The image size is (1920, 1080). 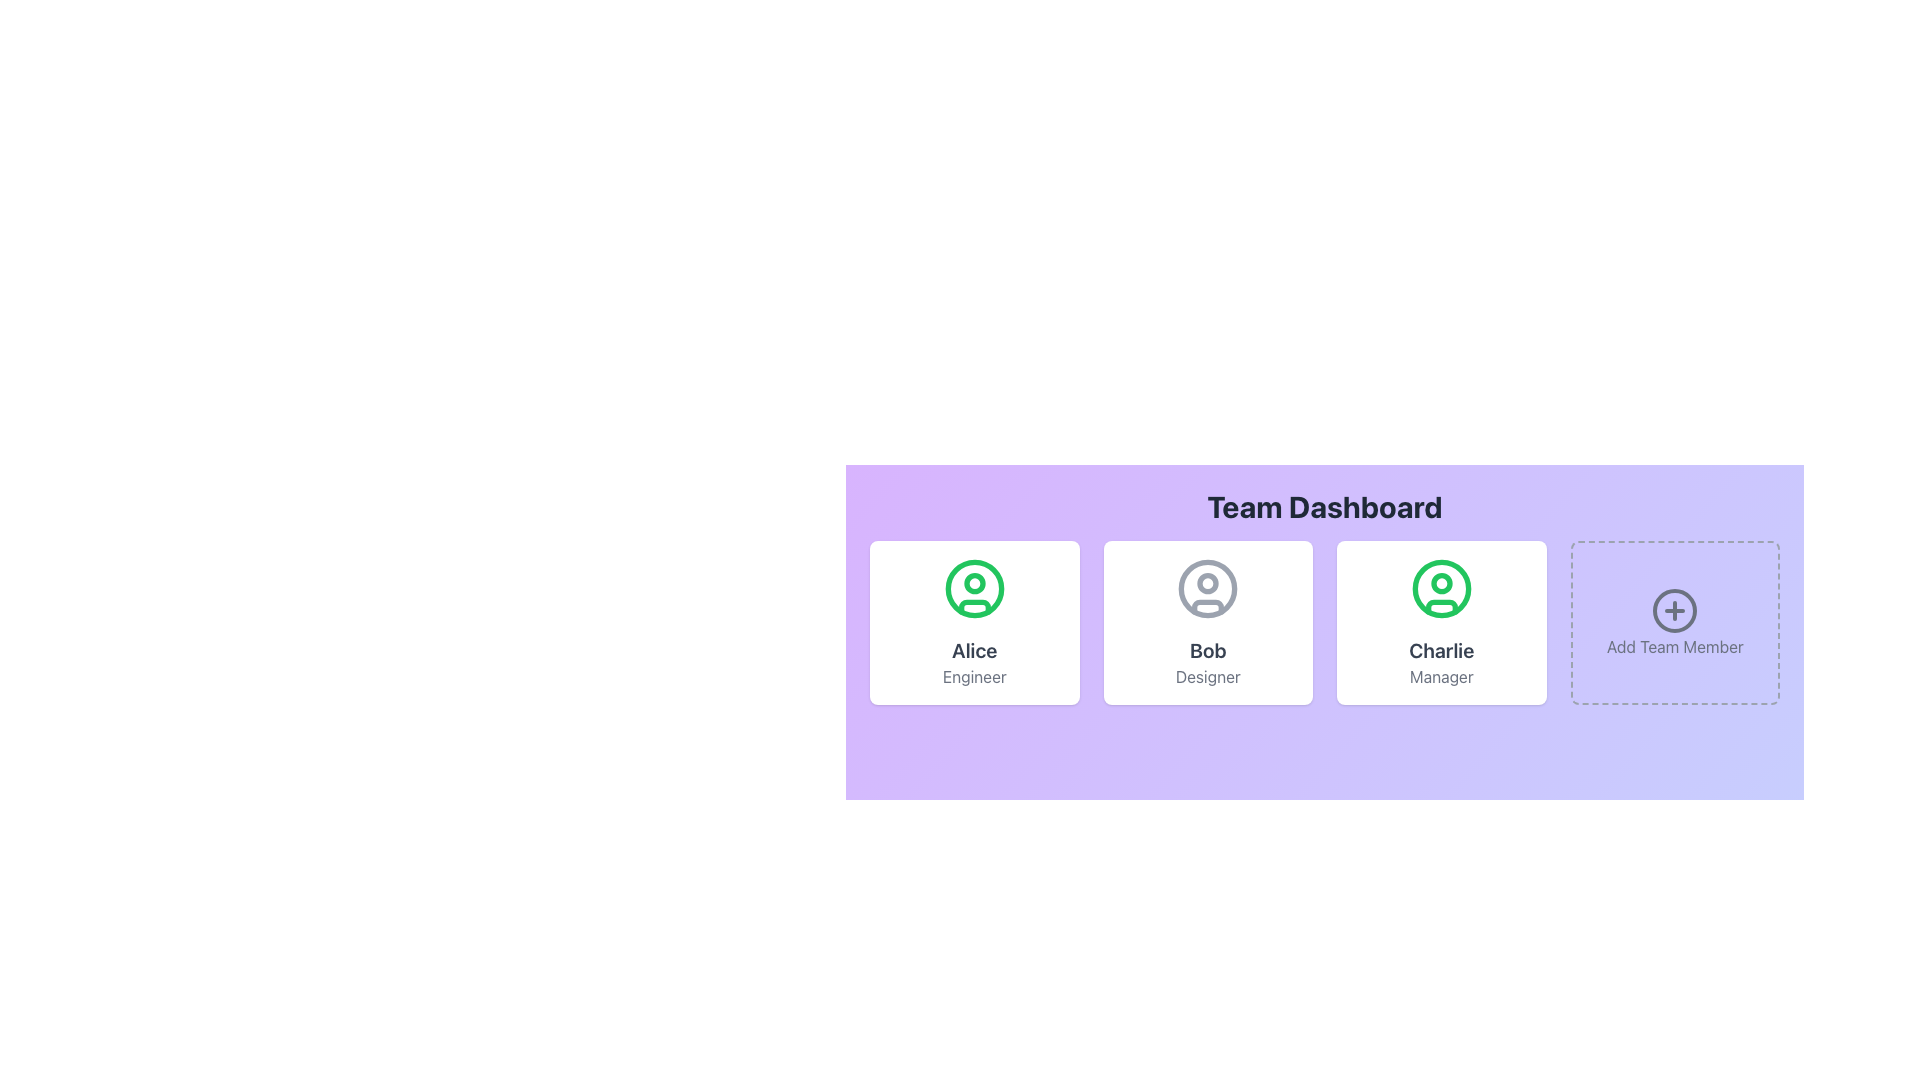 What do you see at coordinates (1324, 505) in the screenshot?
I see `title text 'Team Dashboard', which is prominently displayed in bold, large font at the top of the panel with a gradient background` at bounding box center [1324, 505].